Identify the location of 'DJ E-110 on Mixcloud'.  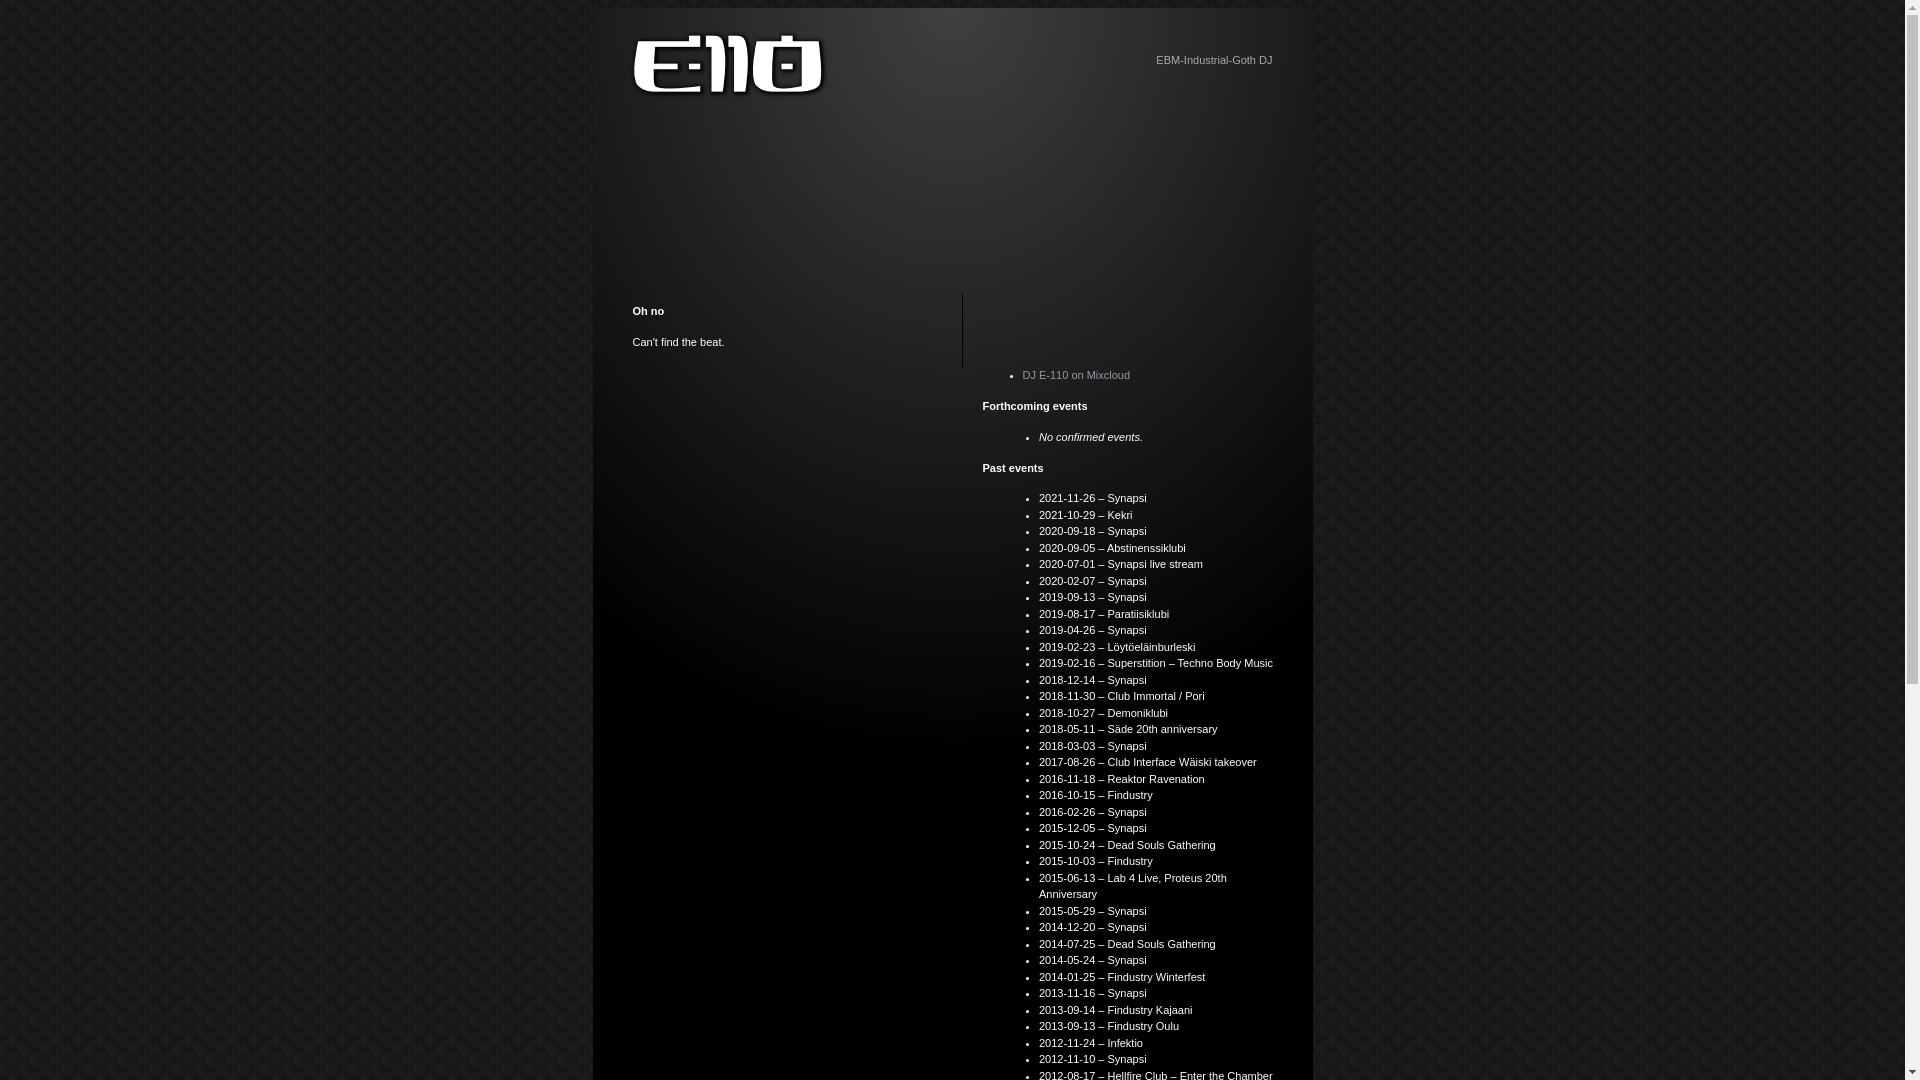
(1022, 374).